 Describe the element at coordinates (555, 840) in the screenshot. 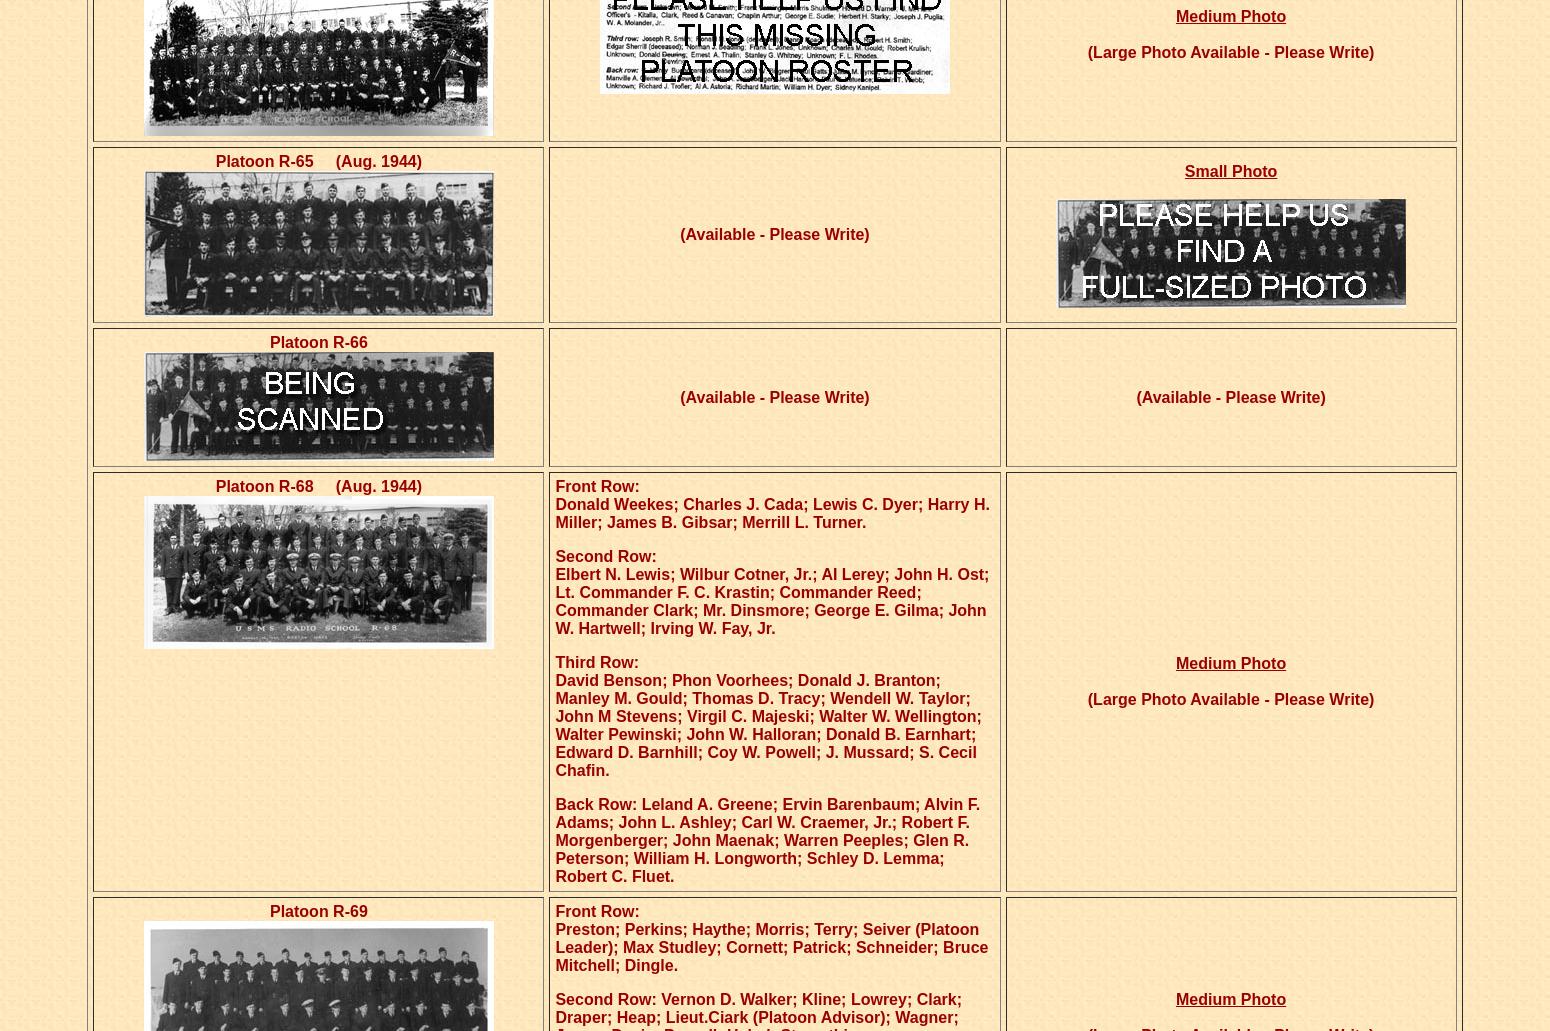

I see `'Back Row: Leland A. Greene; Ervin Barenbaum; Alvin F. Adams; John L. Ashley; Carl W. Craemer, Jr.;
                Robert F. Morgenberger; John Maenak; Warren Peeples; Glen R. Peterson; William H. Longworth; Schley D. Lemma; Robert C. Fluet.'` at that location.